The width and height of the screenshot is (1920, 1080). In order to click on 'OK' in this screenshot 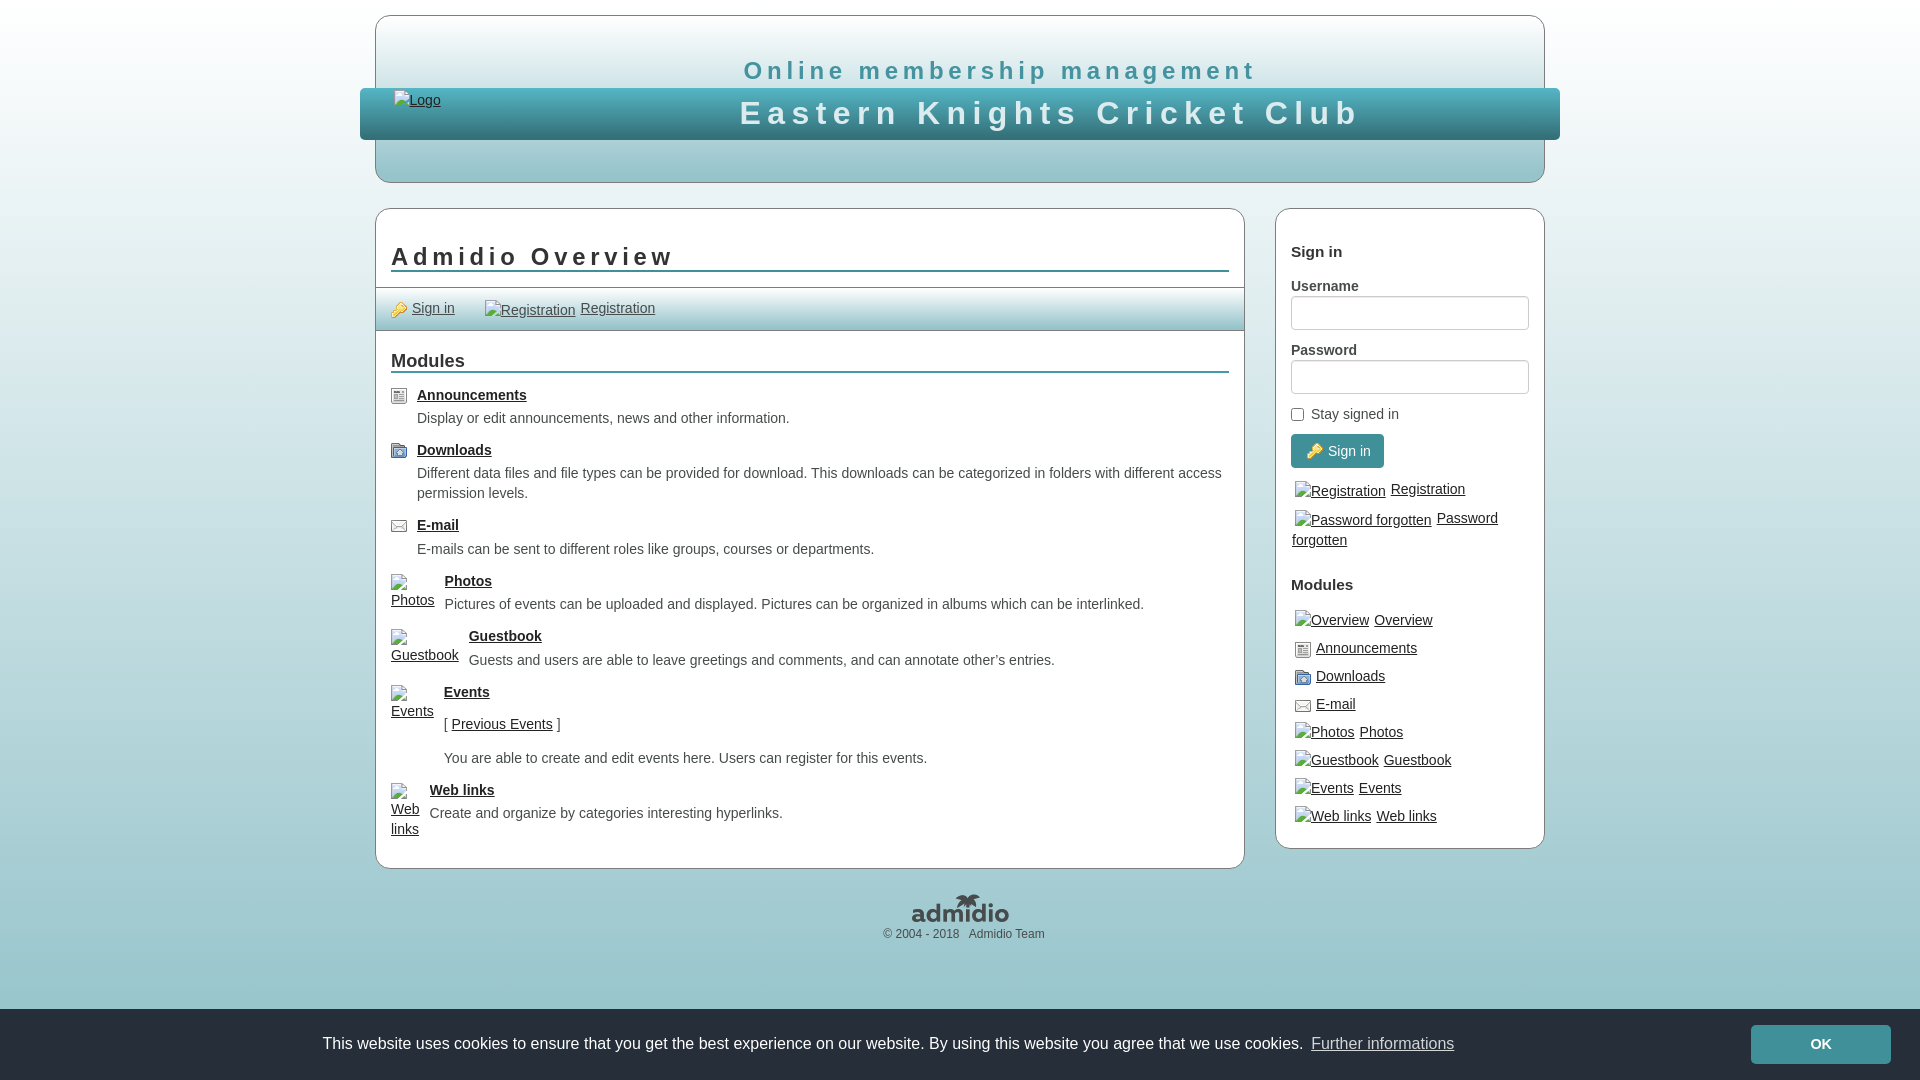, I will do `click(1820, 1043)`.